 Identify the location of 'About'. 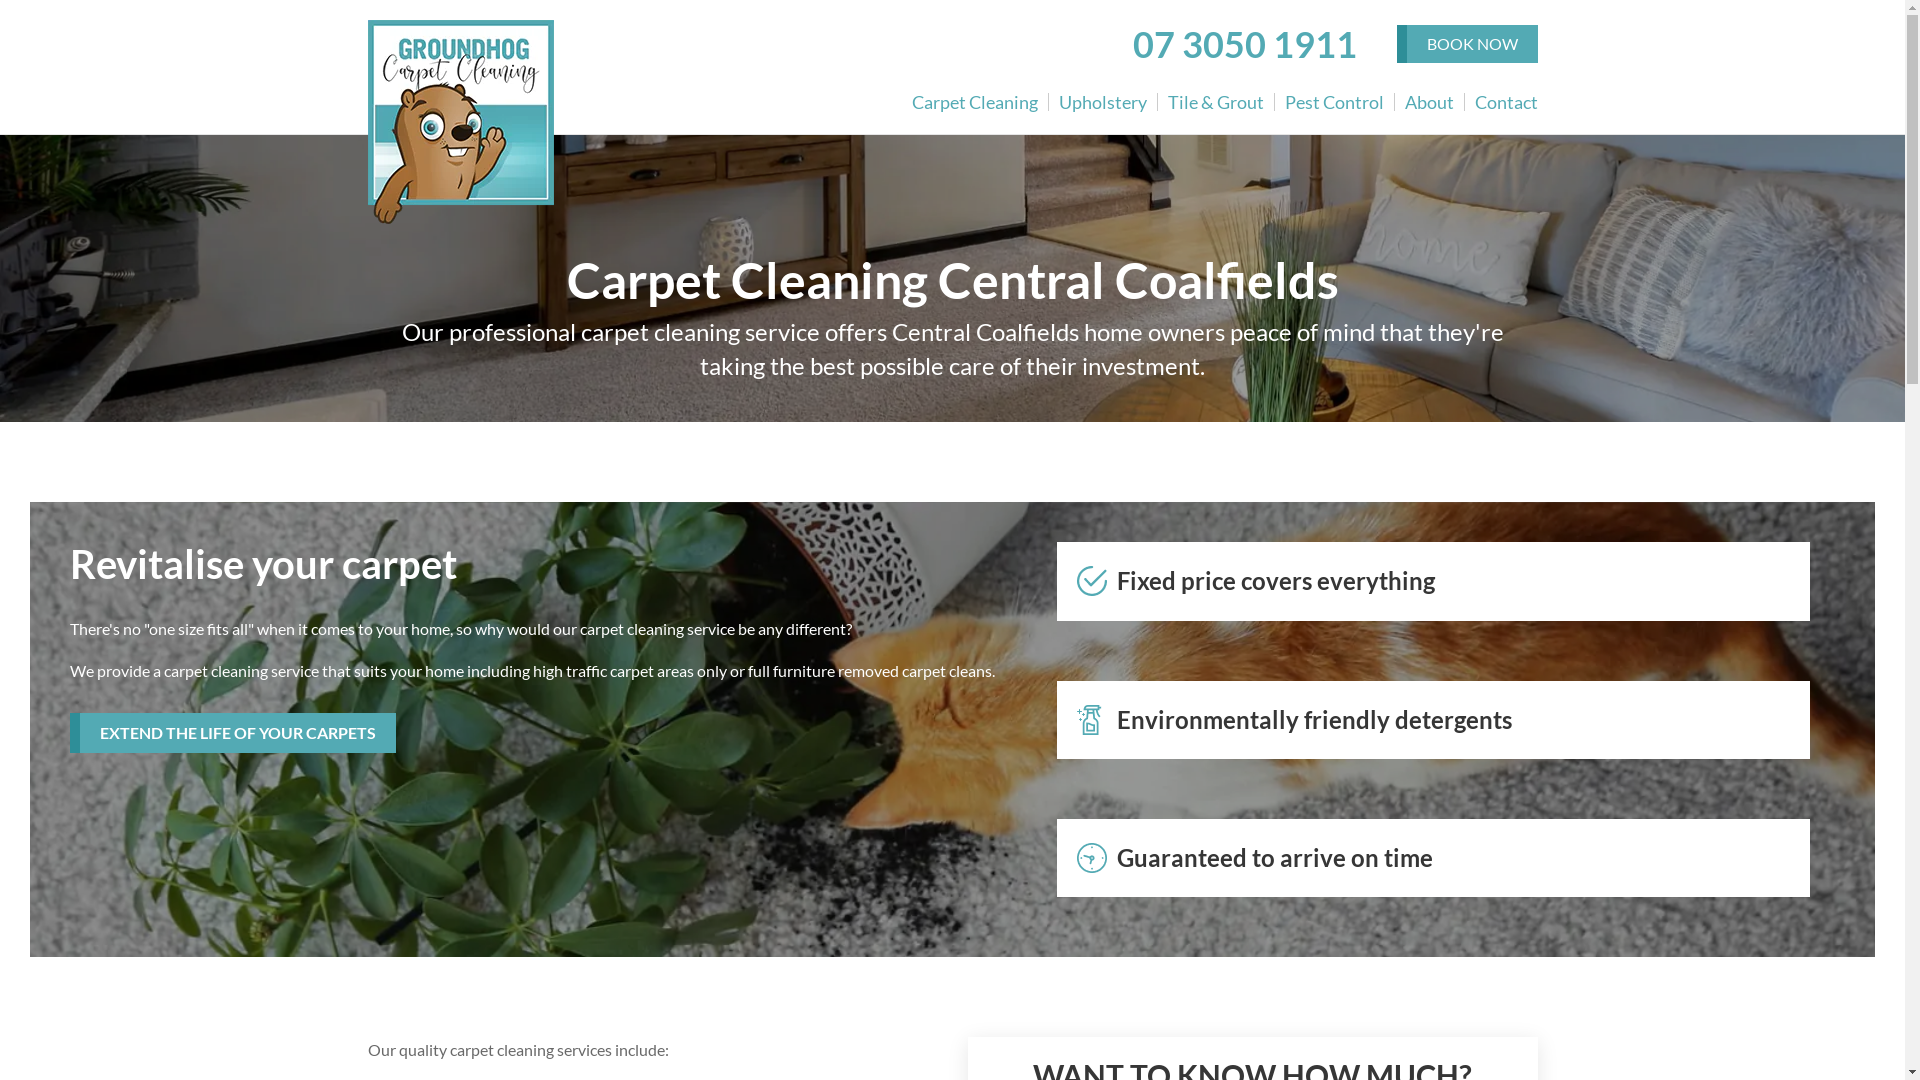
(1392, 101).